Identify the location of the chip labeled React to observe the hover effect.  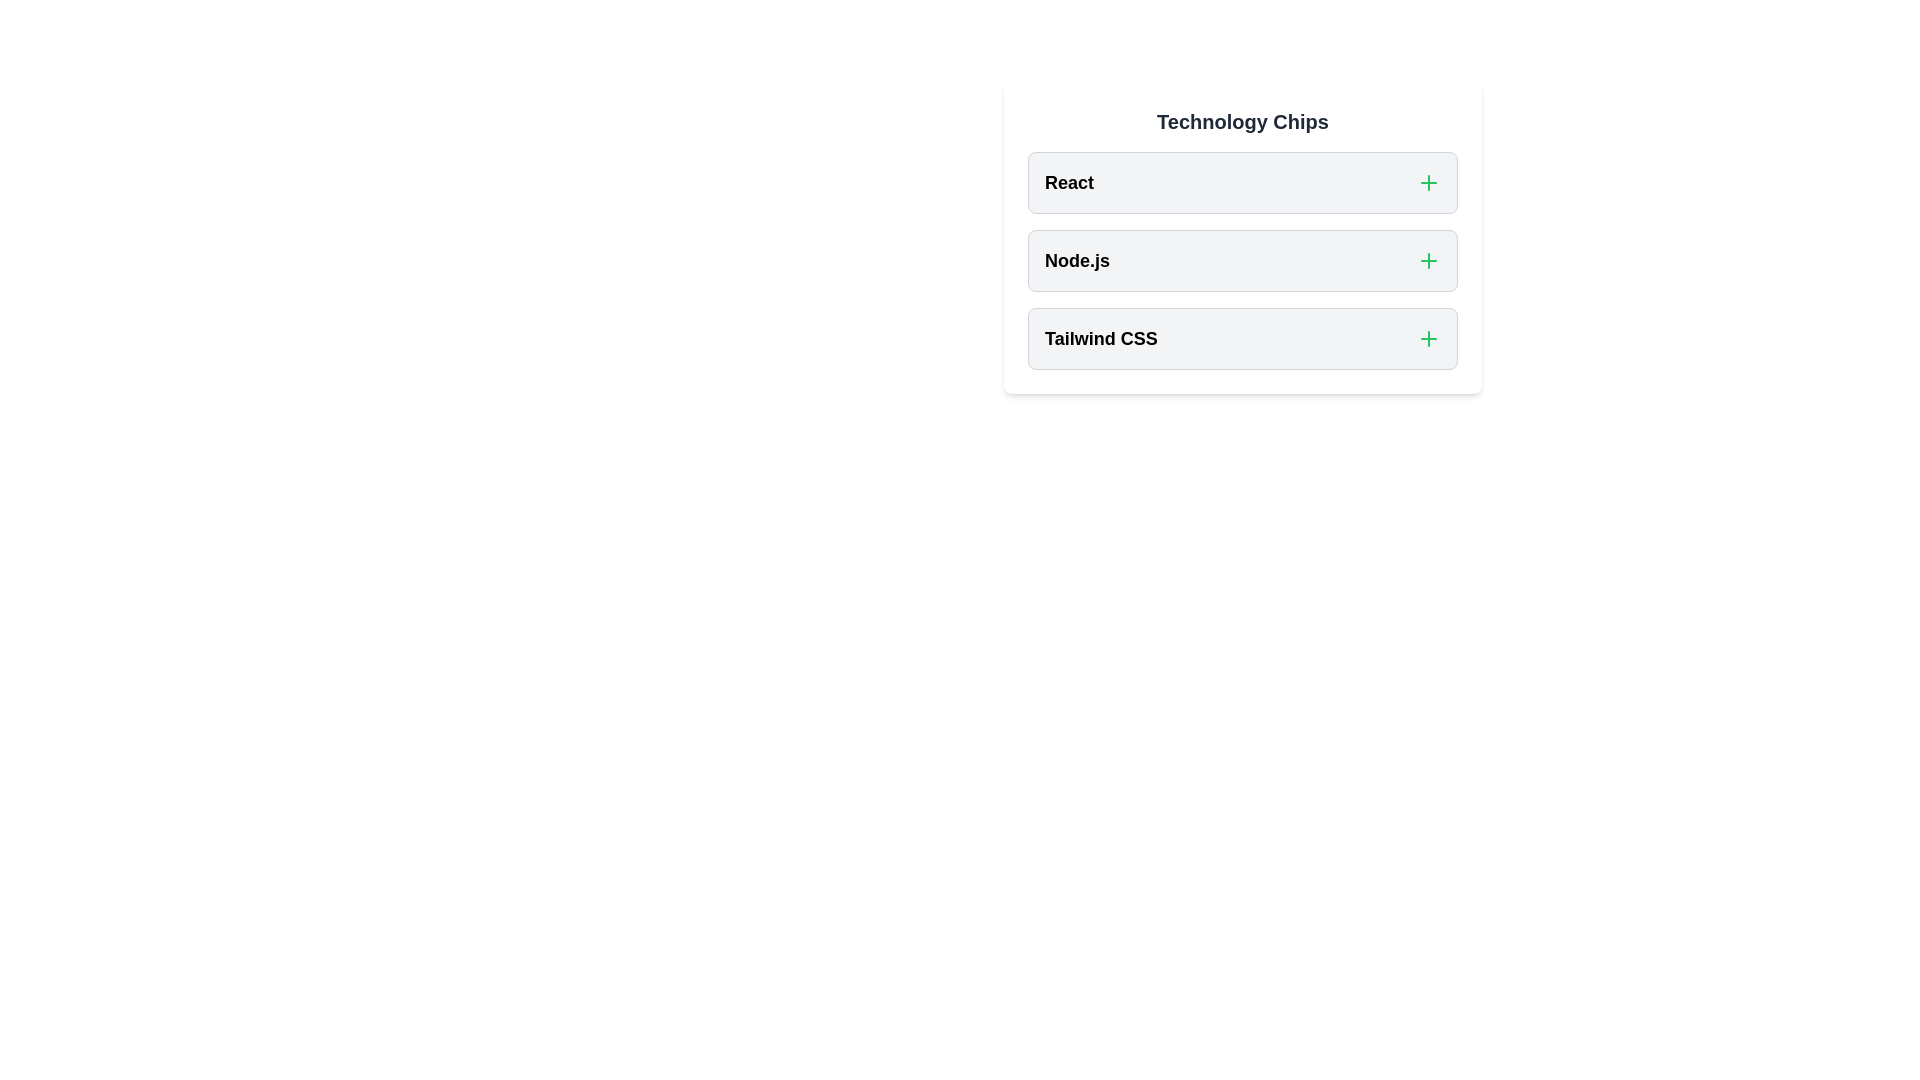
(1242, 182).